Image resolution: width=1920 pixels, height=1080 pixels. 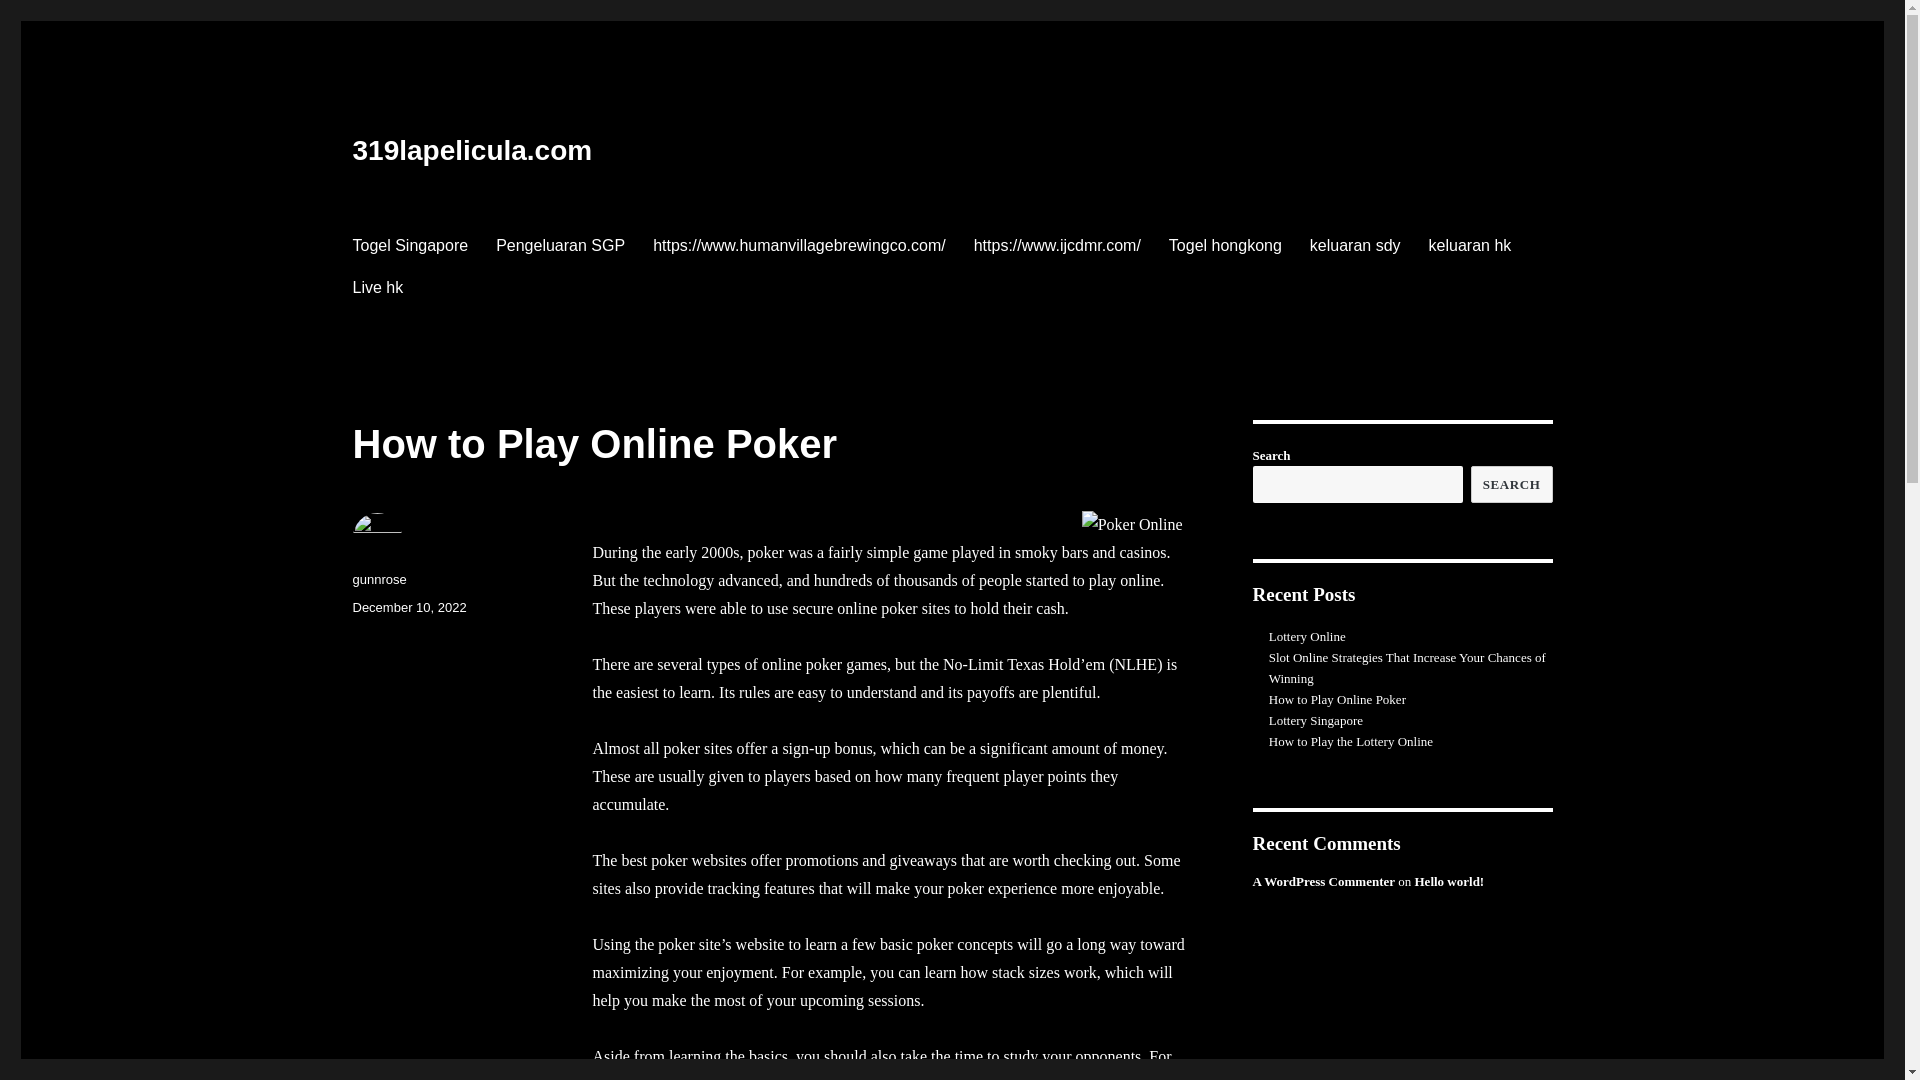 What do you see at coordinates (560, 244) in the screenshot?
I see `'Pengeluaran SGP'` at bounding box center [560, 244].